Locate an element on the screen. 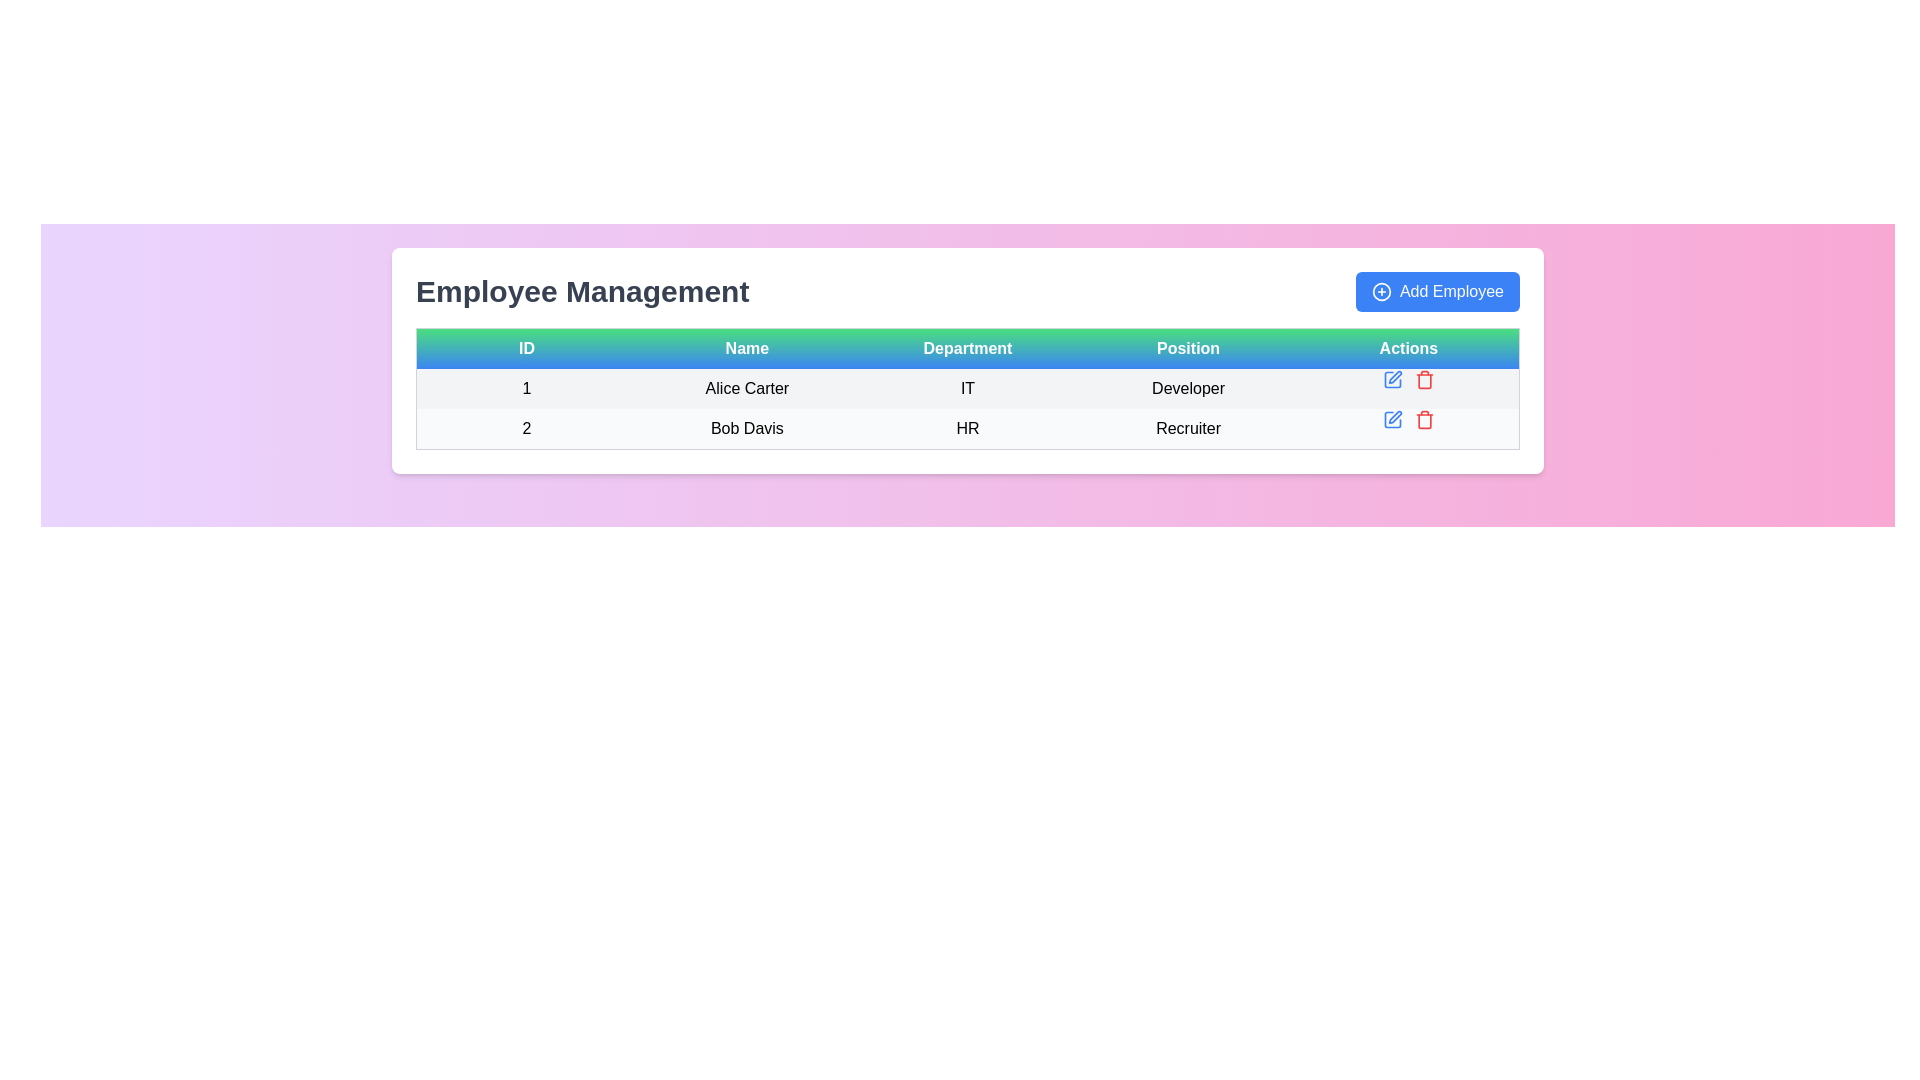  the pen icon located in the 'Actions' column of the second row in the table, which is adjacent to other action icons such as a trash bin is located at coordinates (1391, 419).